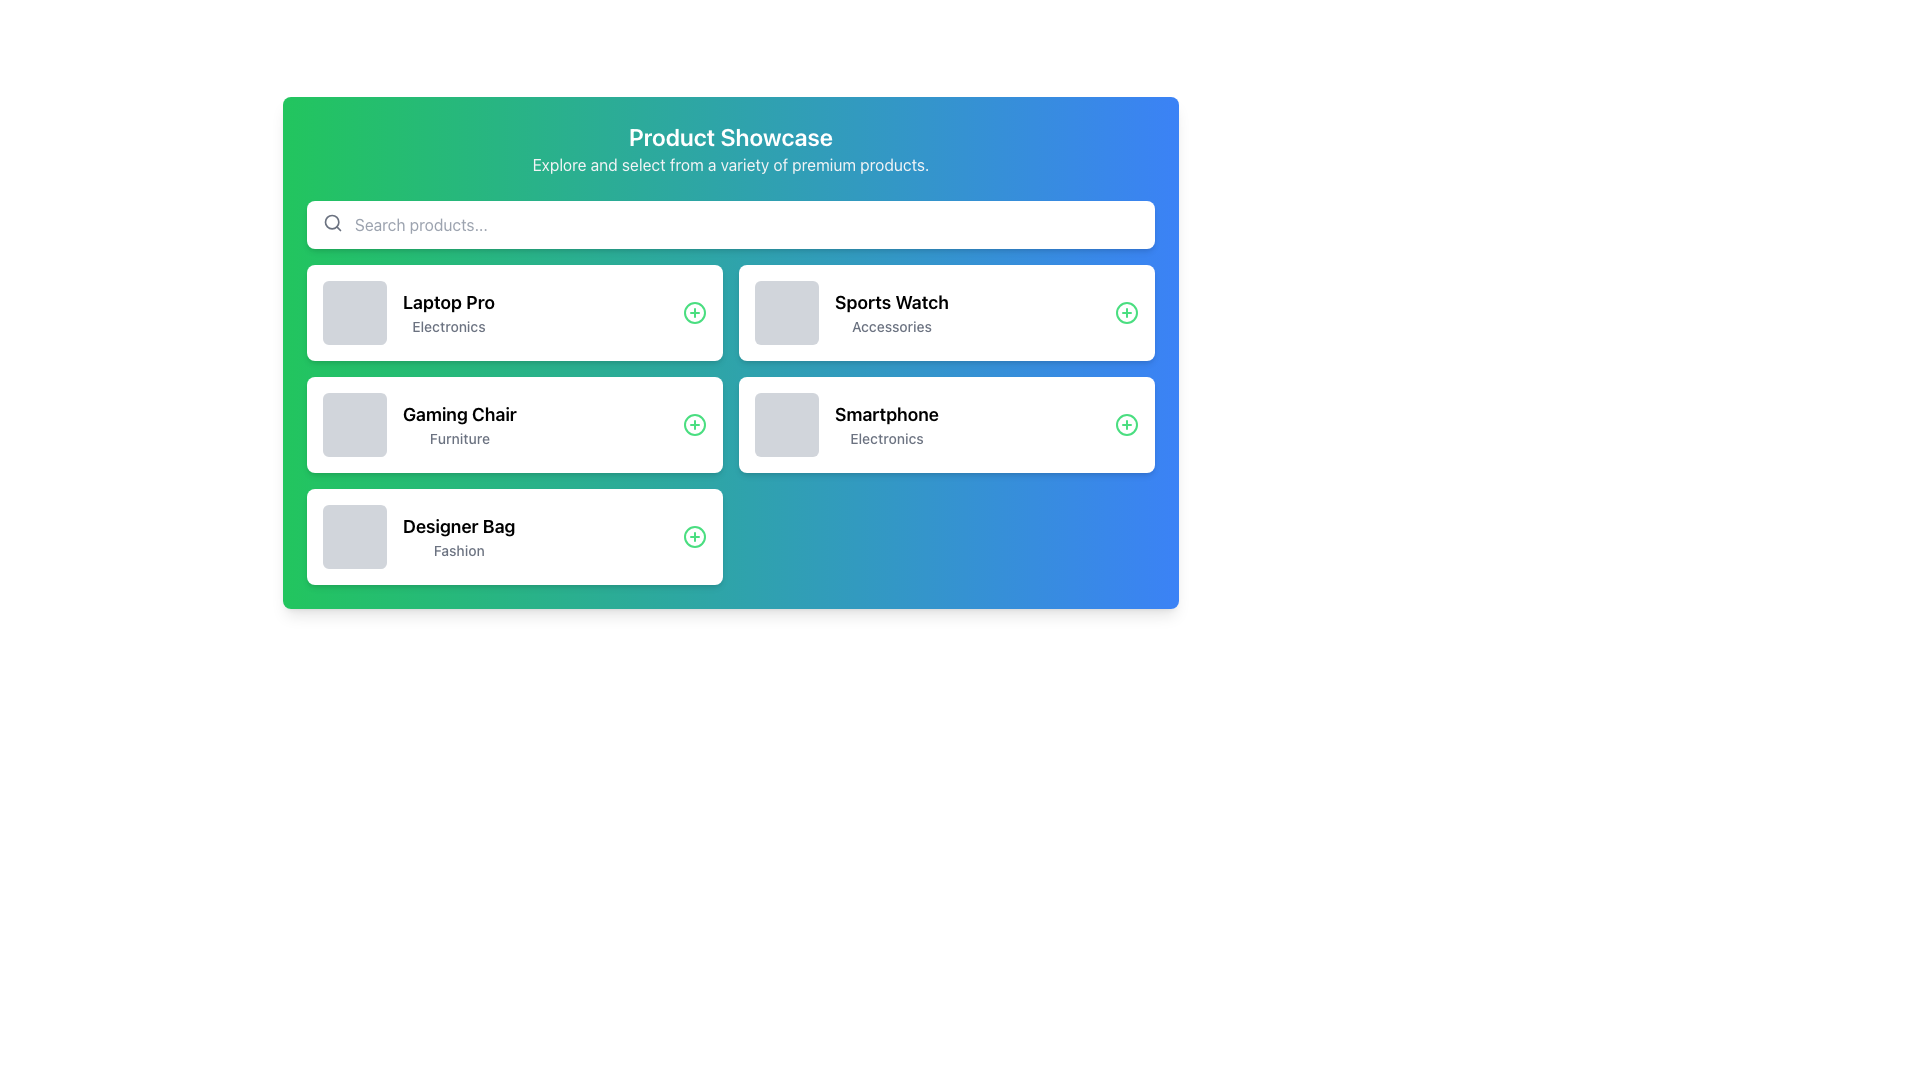 This screenshot has width=1920, height=1080. Describe the element at coordinates (1127, 423) in the screenshot. I see `the circular add button icon with a green stroke and a plus symbol, located in the bottom-right corner of the 'Smartphone' product card` at that location.